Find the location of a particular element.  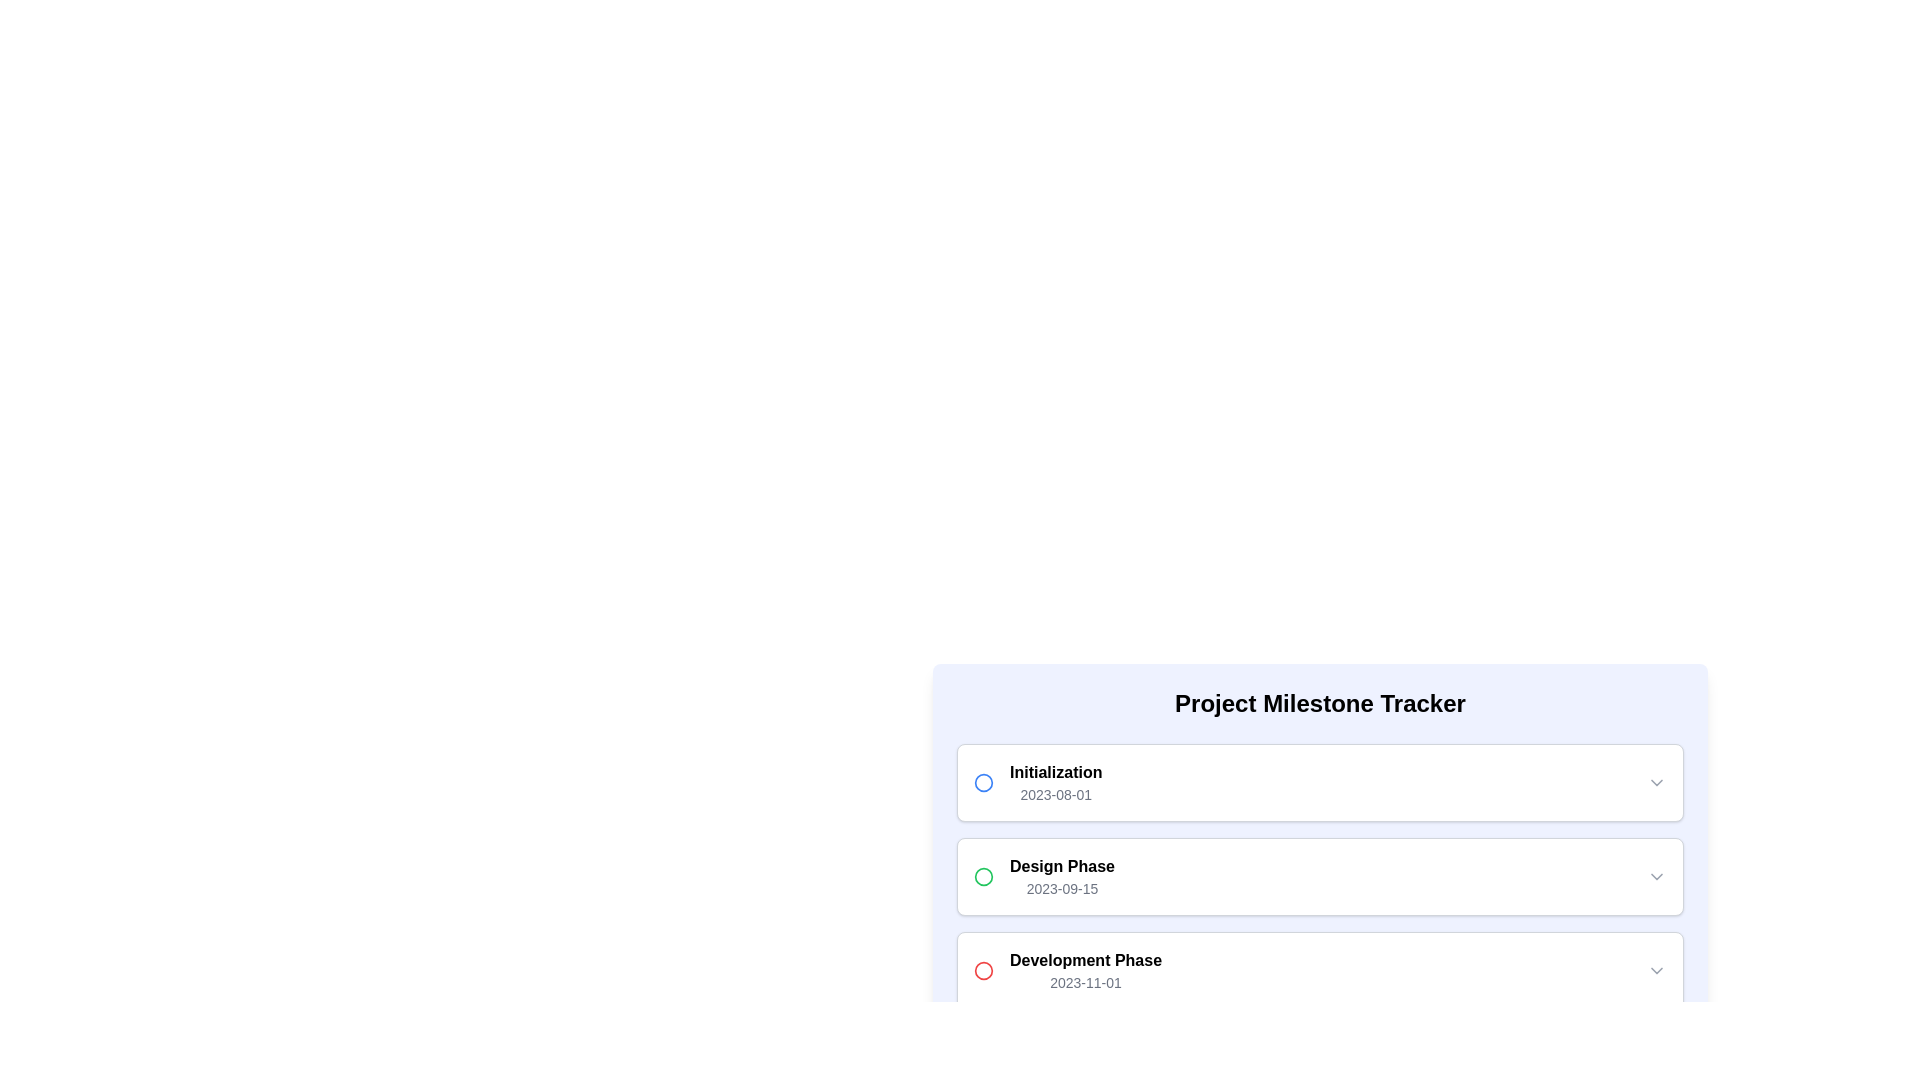

the text label displaying the date associated with the 'Initialization' milestone, located beneath the 'Initialization' label in the top-left area of the Project Milestone Tracker interface is located at coordinates (1055, 793).